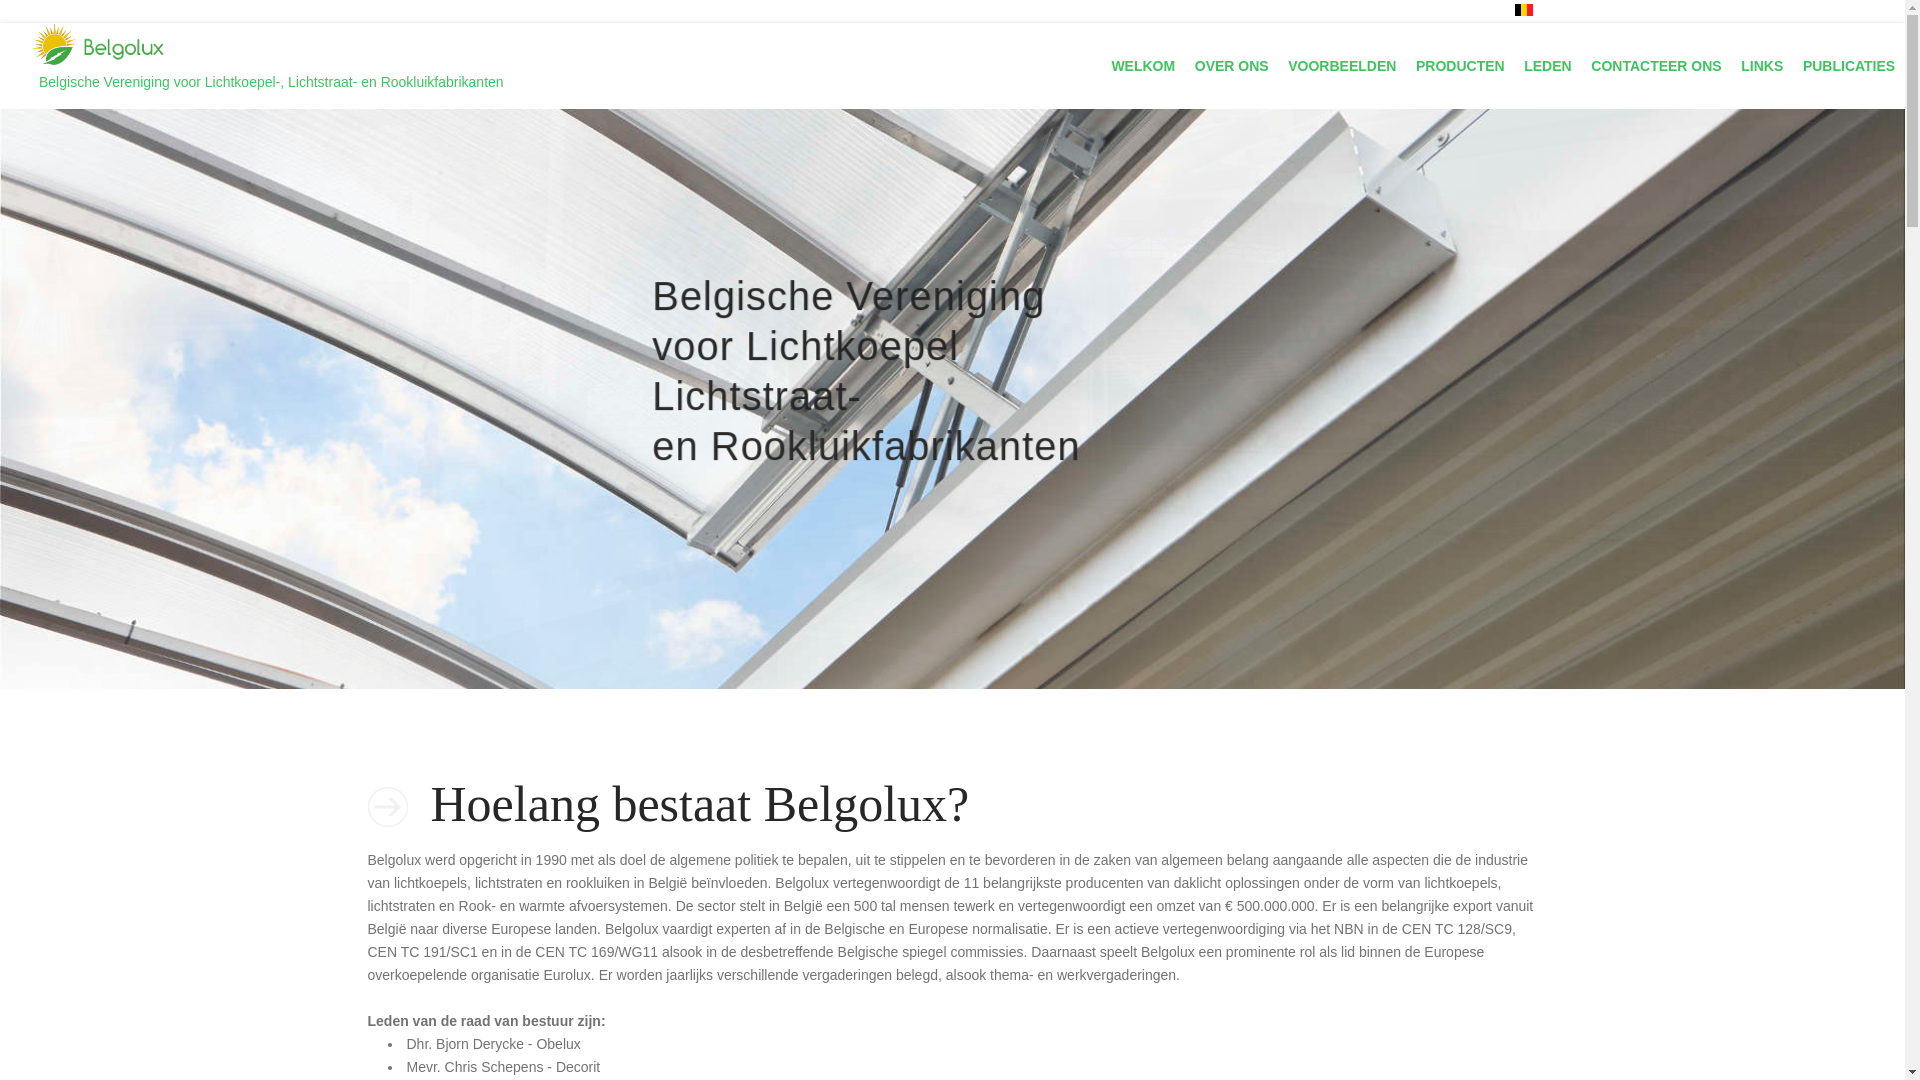 The height and width of the screenshot is (1080, 1920). What do you see at coordinates (1143, 64) in the screenshot?
I see `'WELKOM'` at bounding box center [1143, 64].